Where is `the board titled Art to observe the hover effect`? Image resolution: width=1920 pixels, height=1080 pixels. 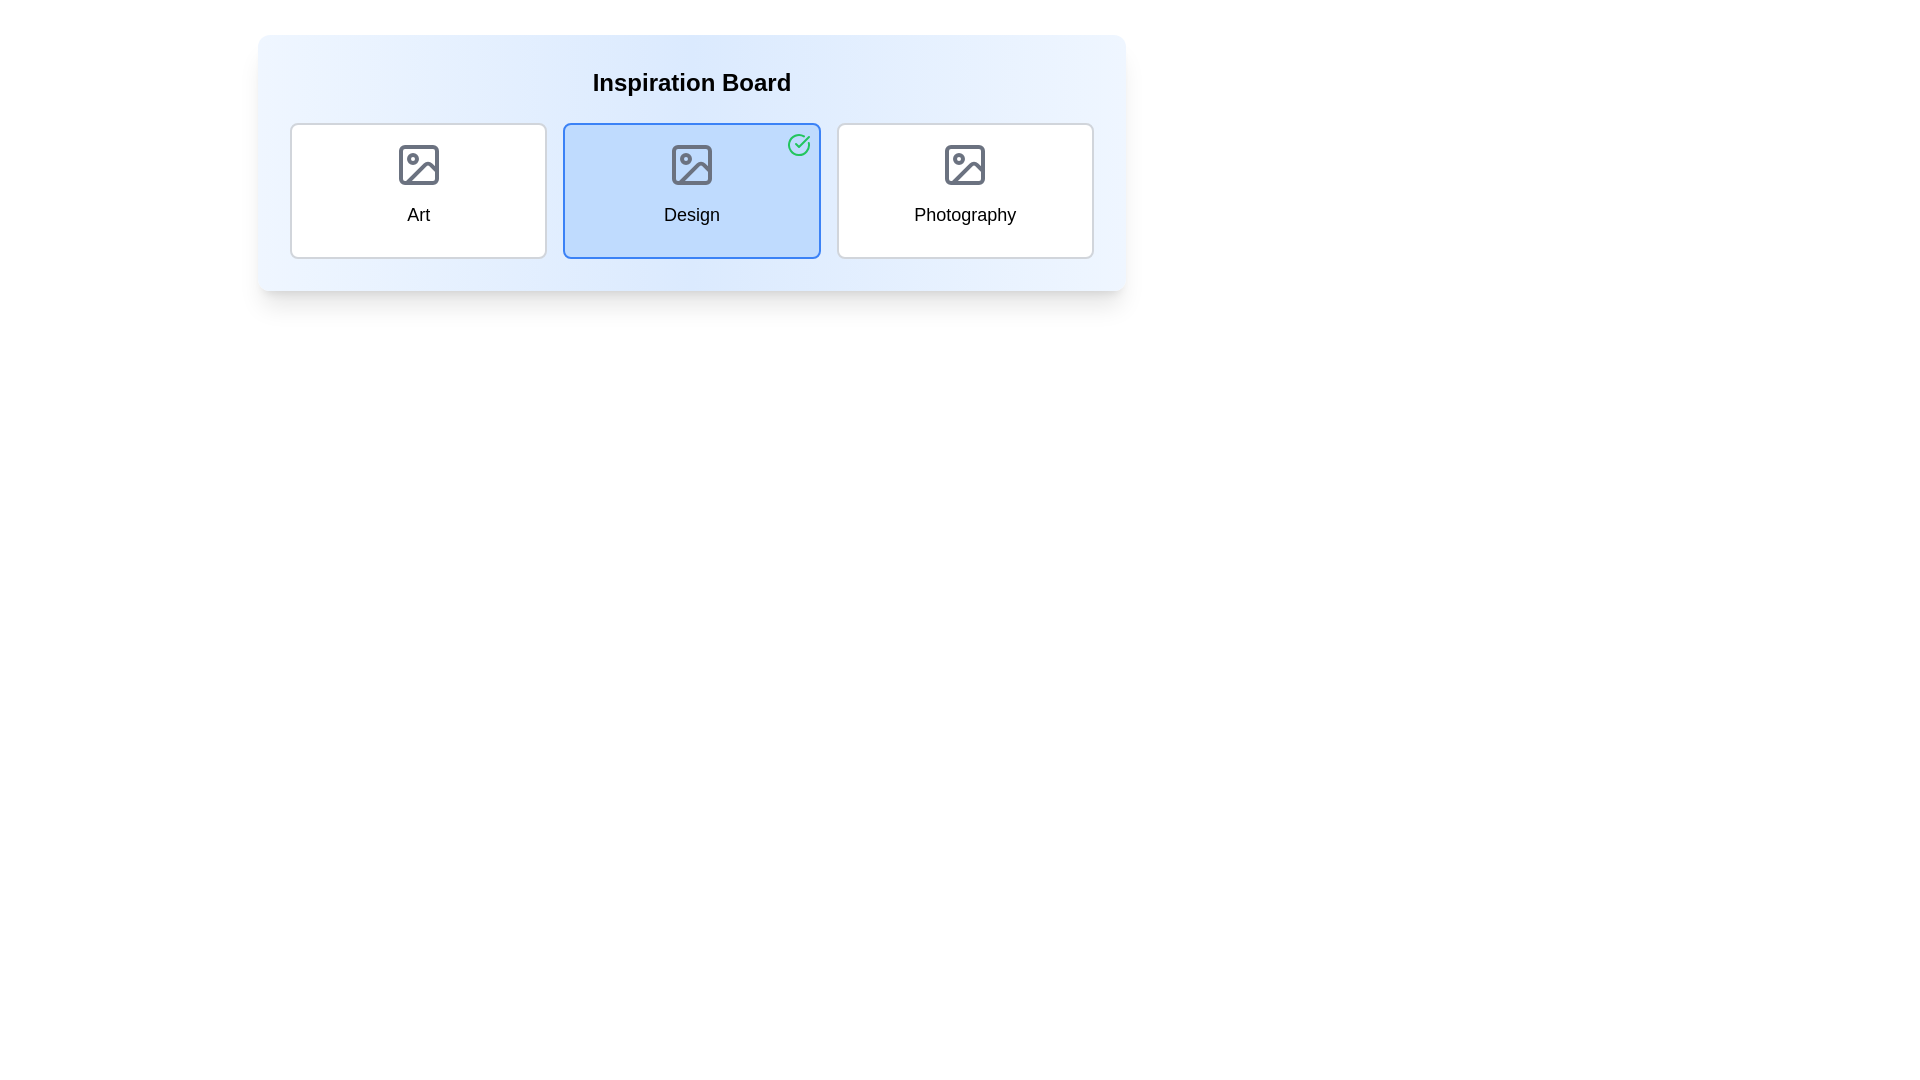
the board titled Art to observe the hover effect is located at coordinates (417, 191).